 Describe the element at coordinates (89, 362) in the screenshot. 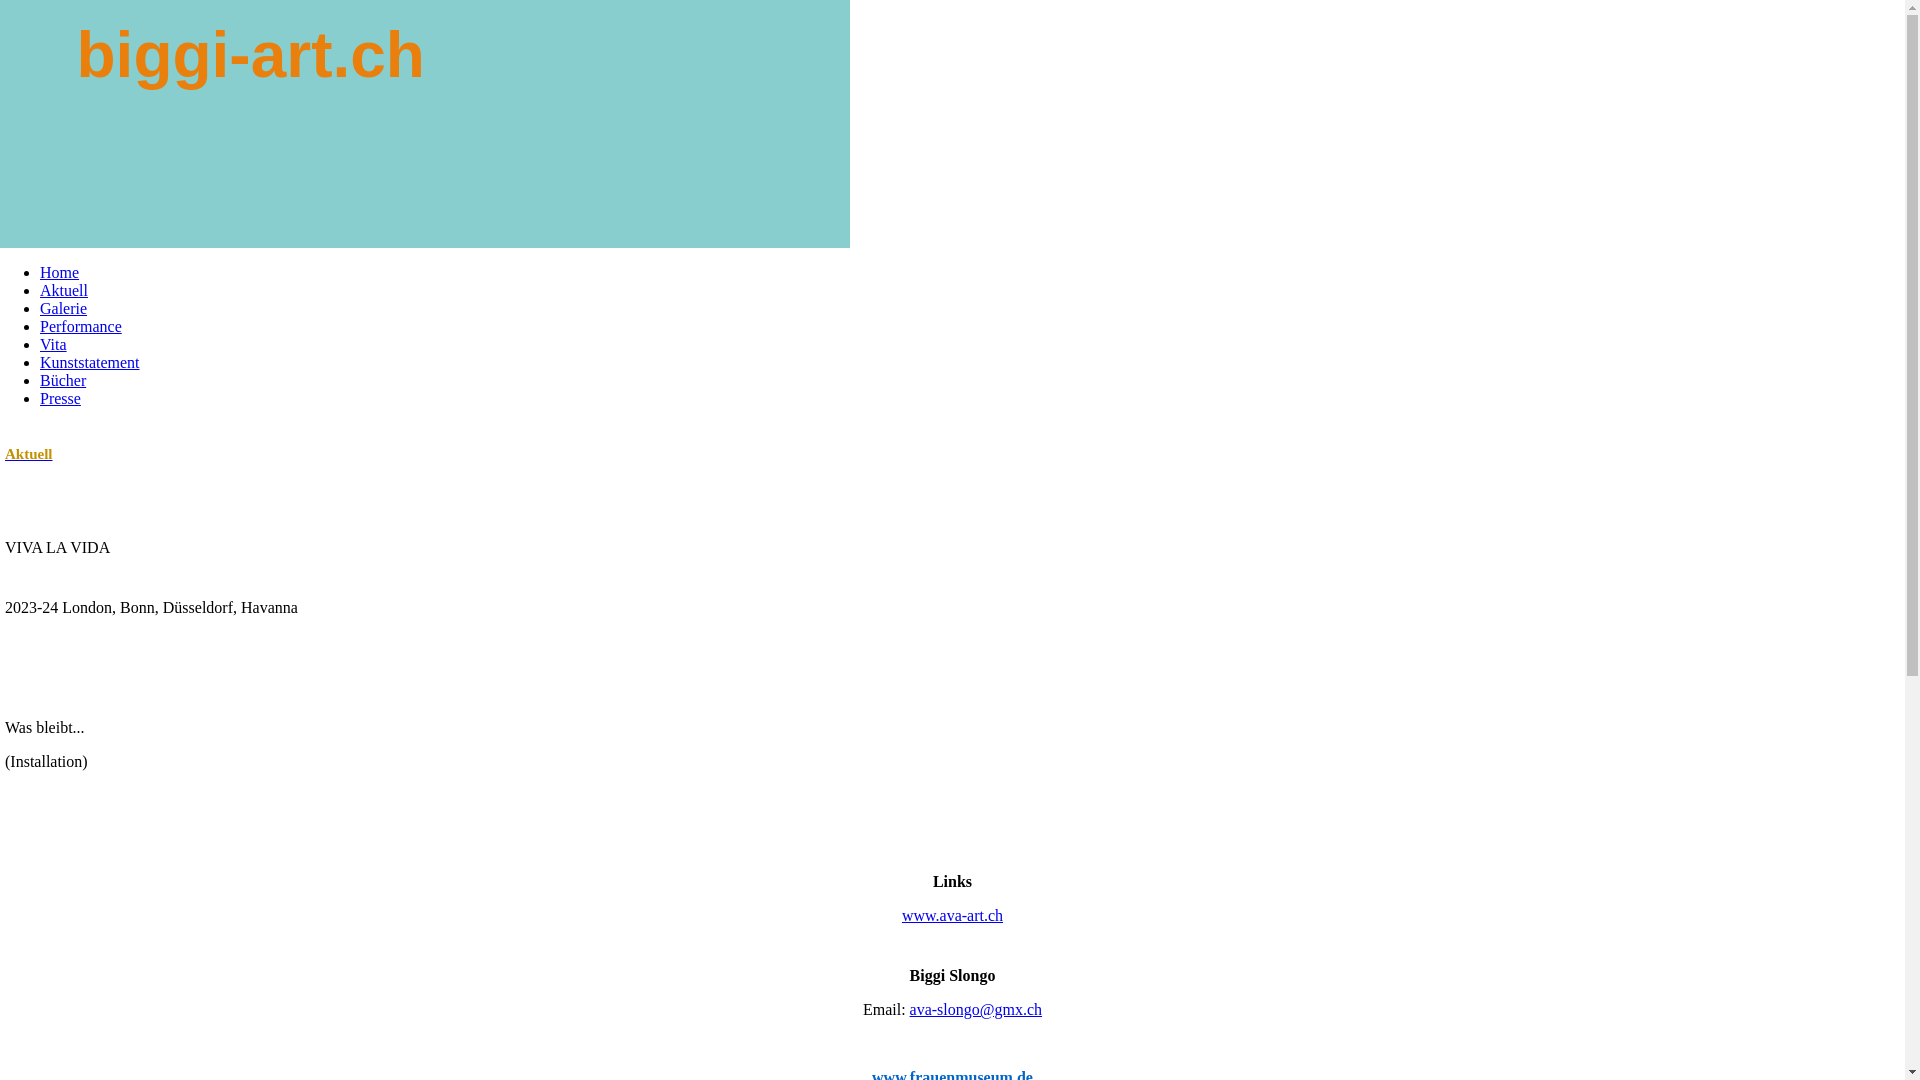

I see `'Kunststatement'` at that location.